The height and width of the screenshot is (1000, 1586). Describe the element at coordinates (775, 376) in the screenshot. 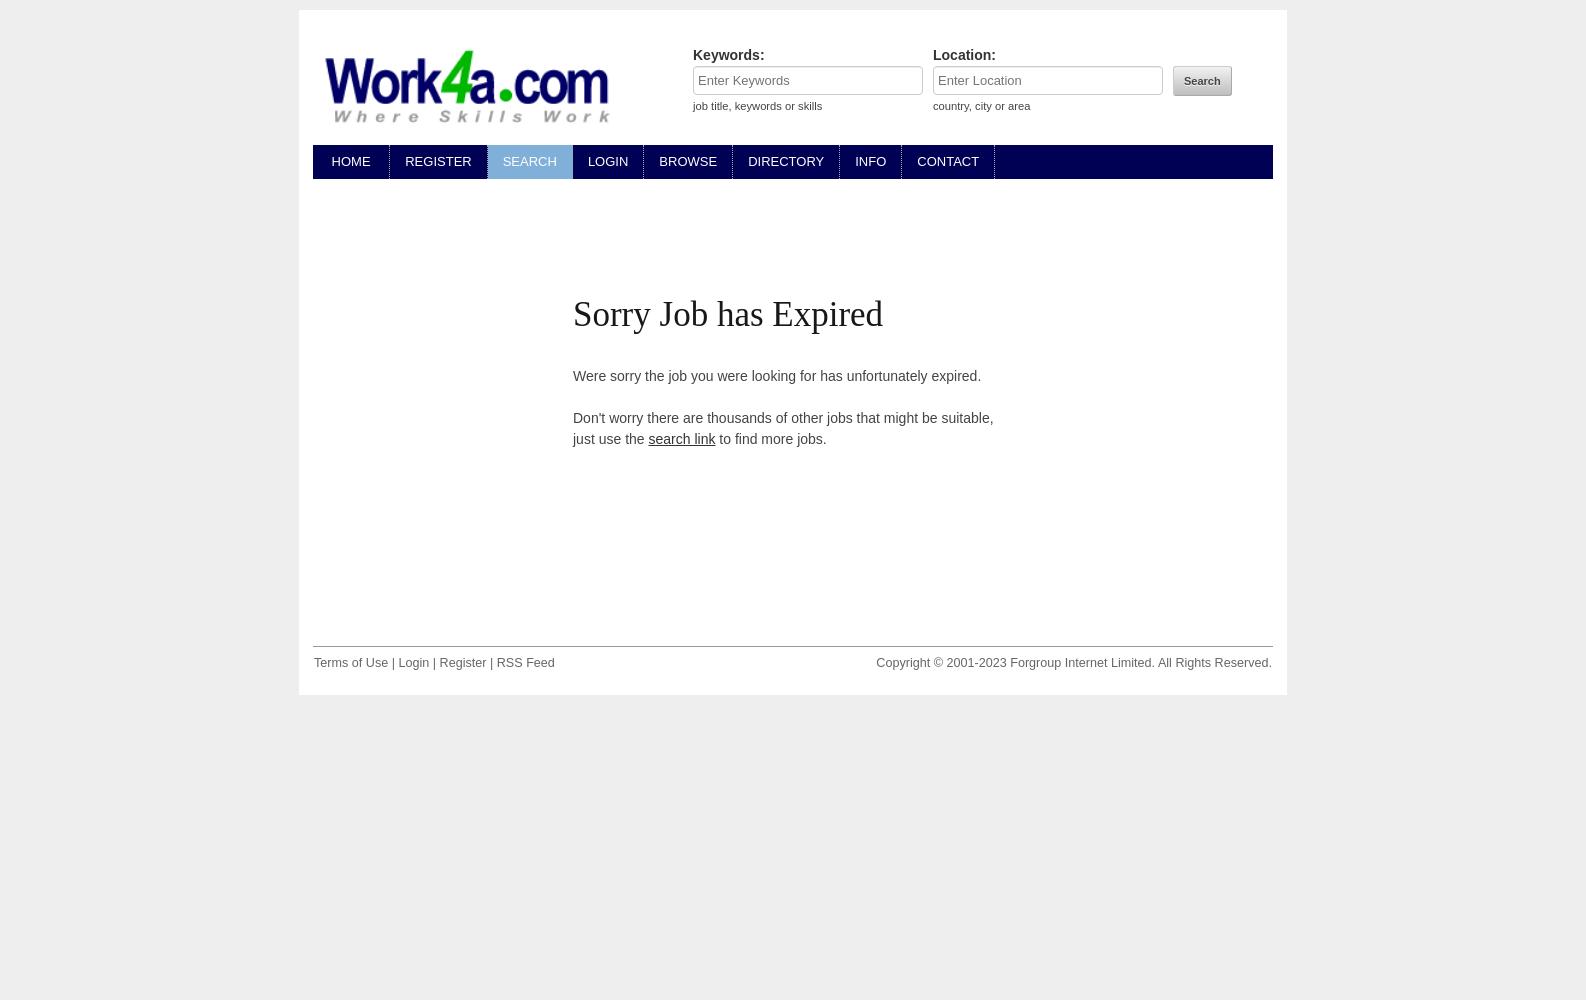

I see `'Were sorry the job you were looking for has unfortunately expired.'` at that location.